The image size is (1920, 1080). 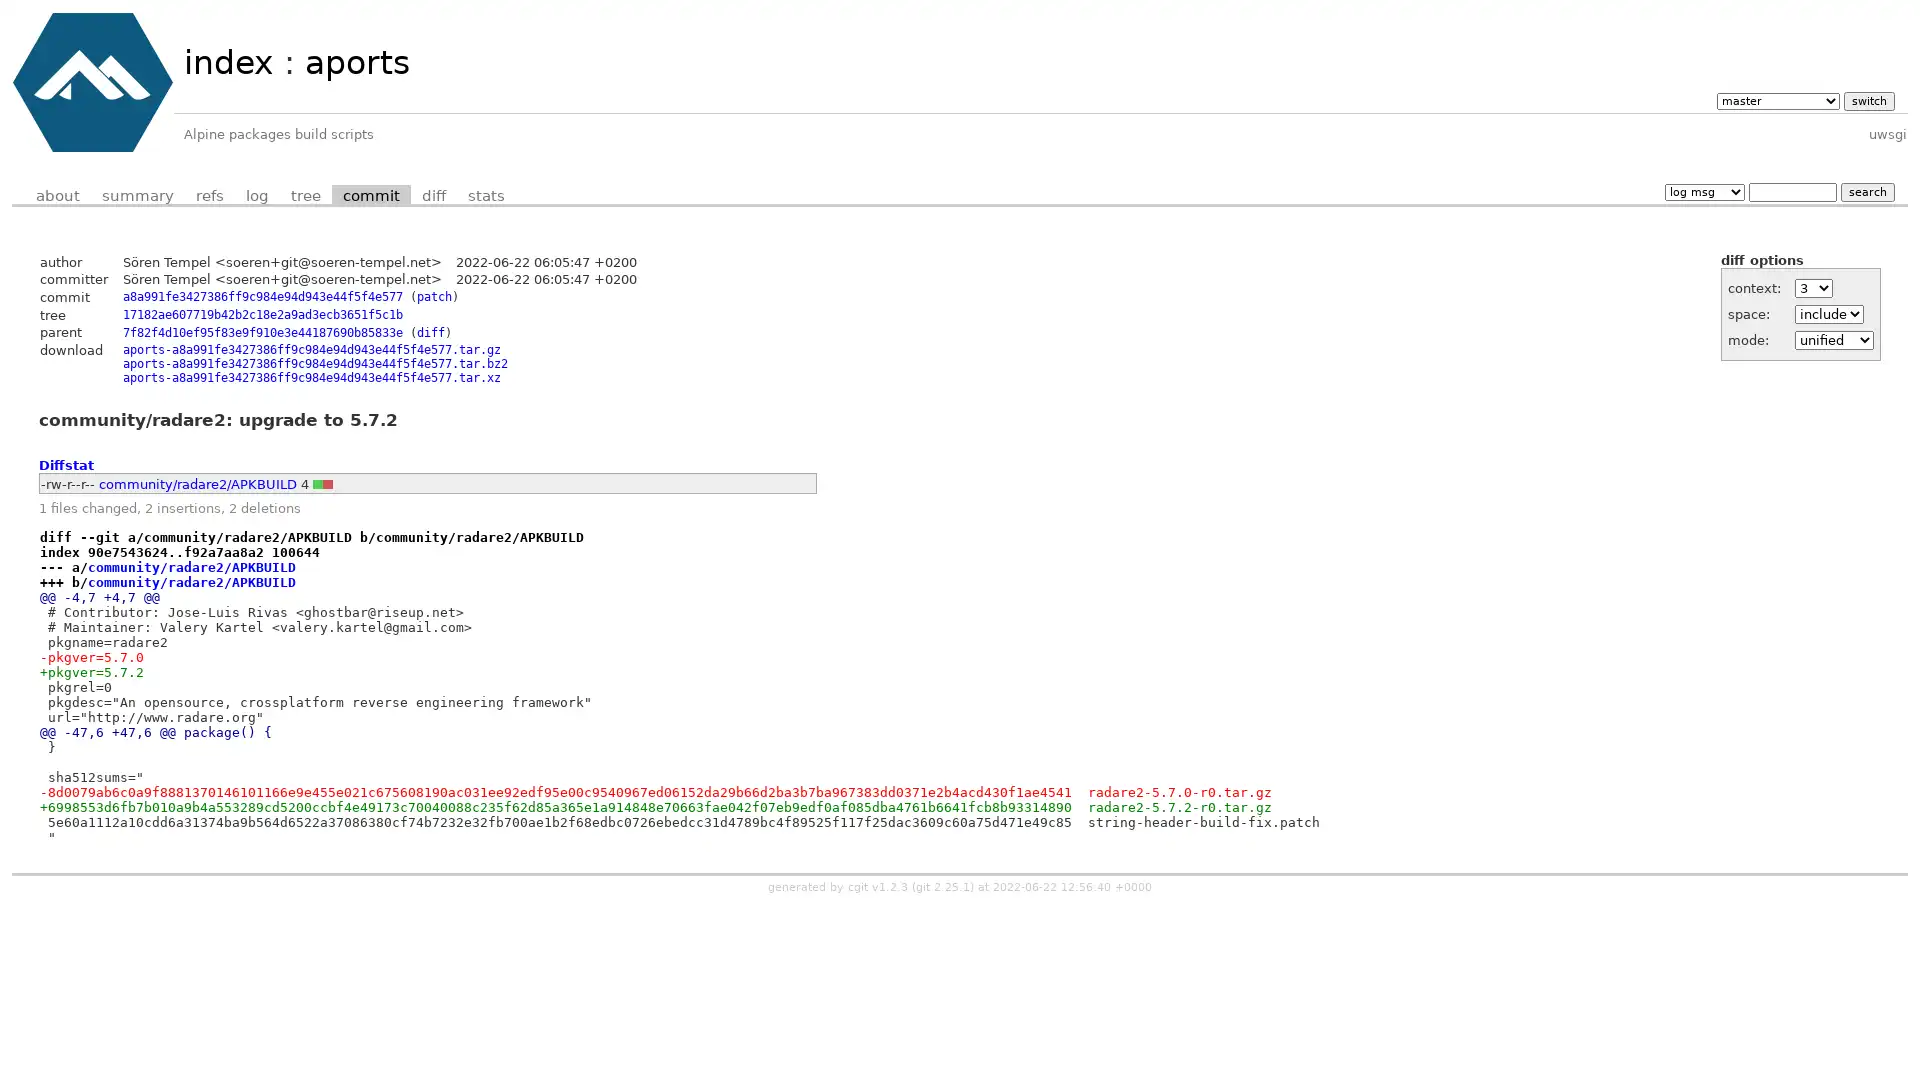 What do you see at coordinates (1867, 100) in the screenshot?
I see `switch` at bounding box center [1867, 100].